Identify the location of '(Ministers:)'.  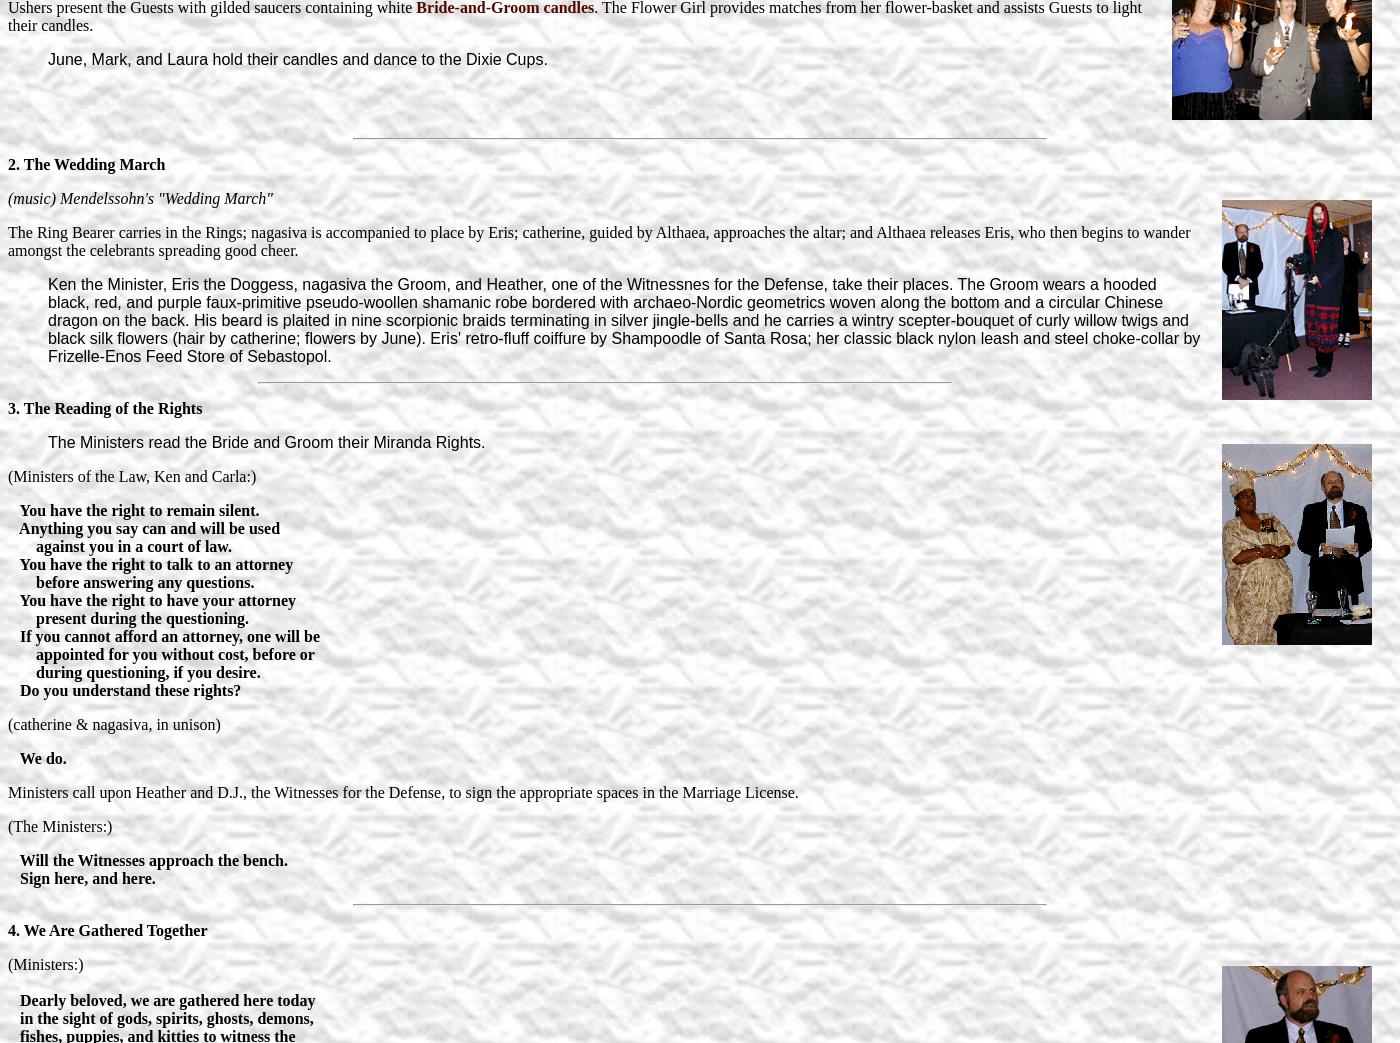
(7, 962).